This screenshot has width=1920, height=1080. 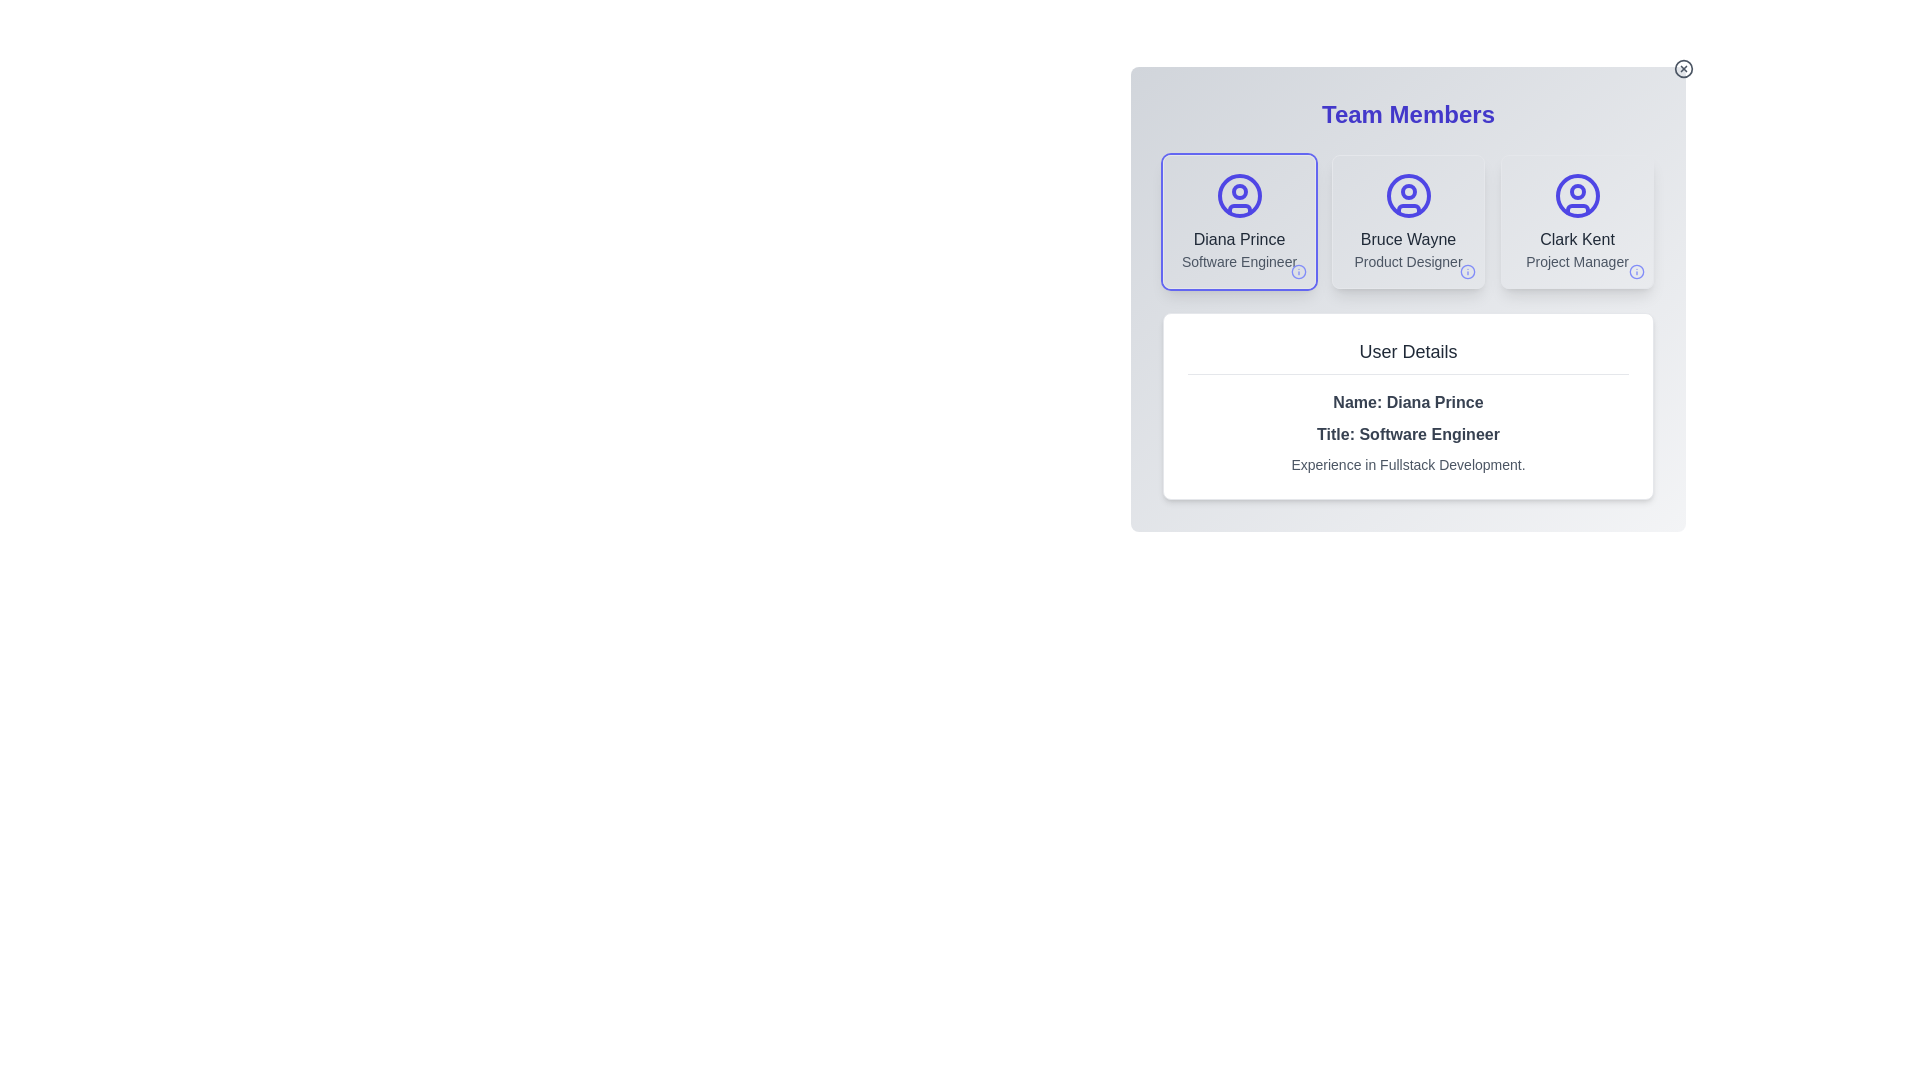 I want to click on the outer circle SVG element representing the avatar of a team member, located in the third profile card under the 'Team Members' heading, so click(x=1576, y=196).